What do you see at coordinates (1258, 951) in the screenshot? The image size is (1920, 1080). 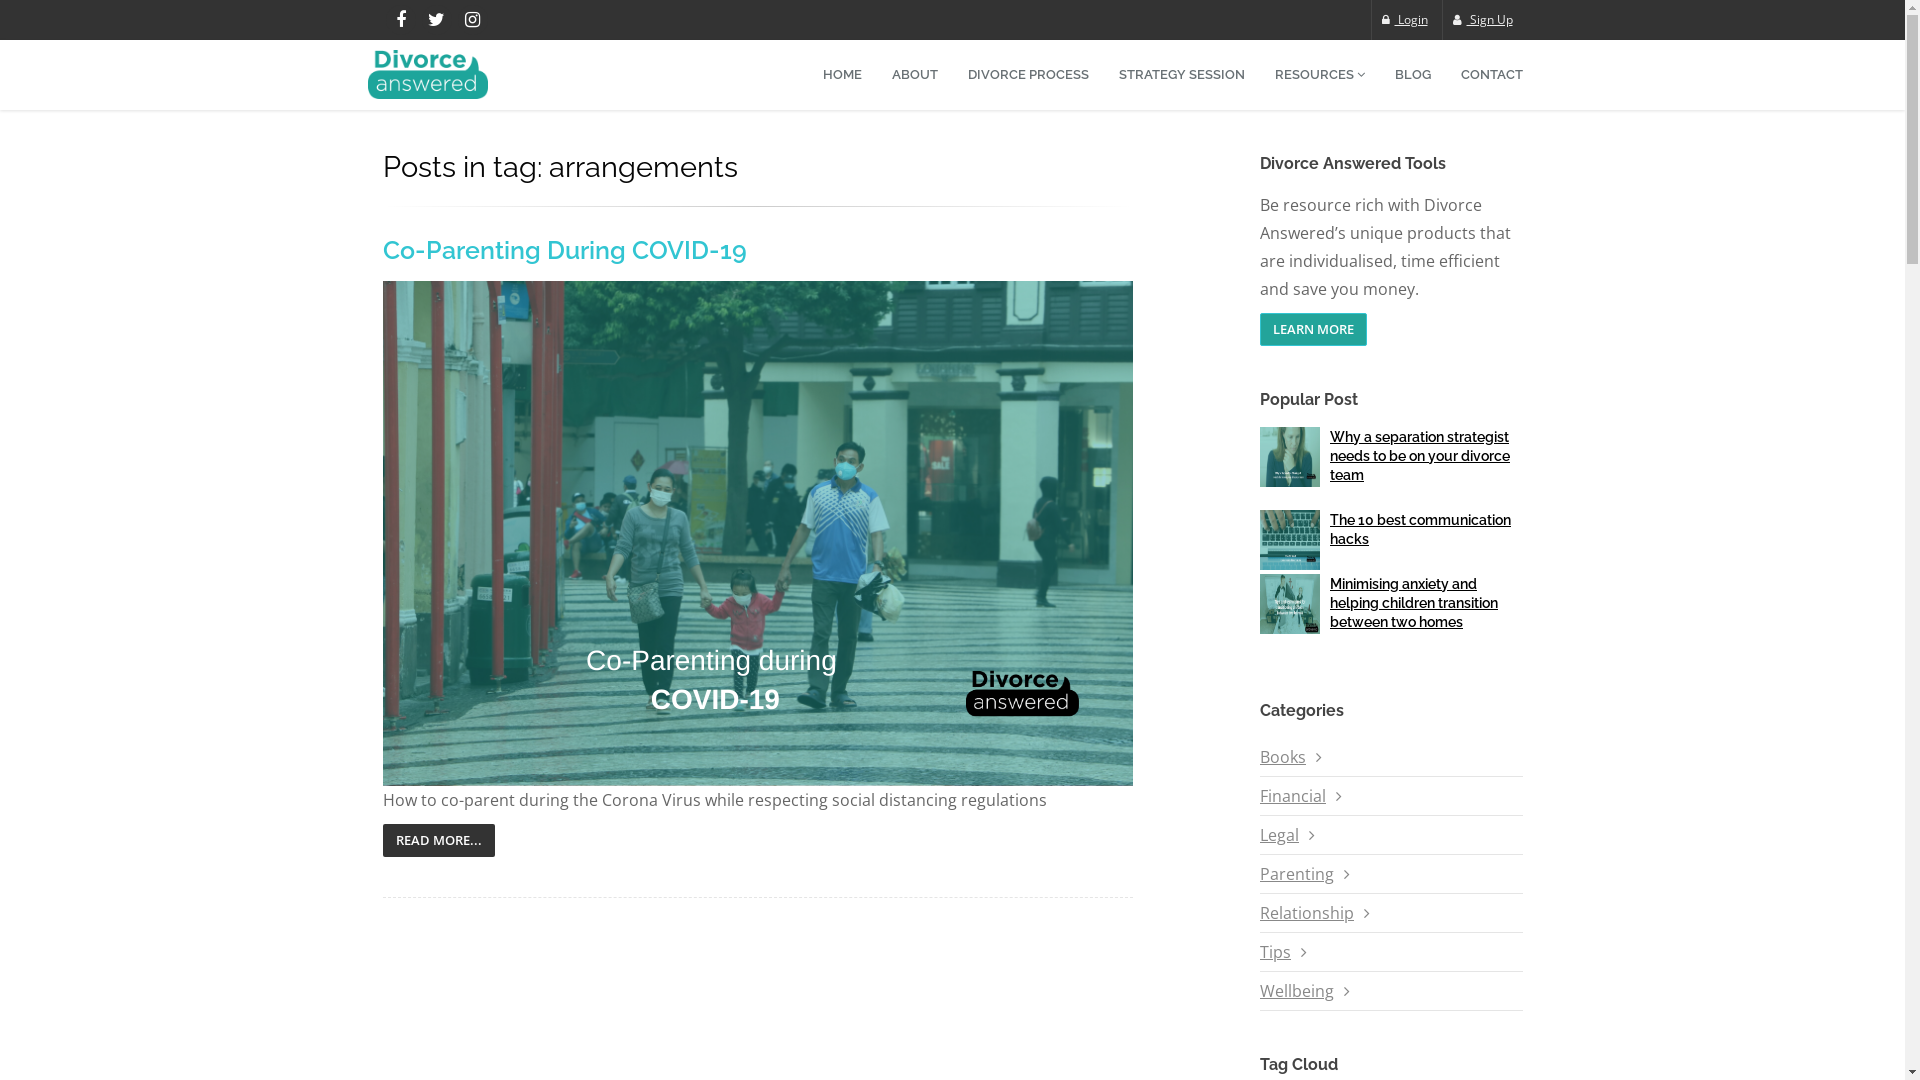 I see `'Tips'` at bounding box center [1258, 951].